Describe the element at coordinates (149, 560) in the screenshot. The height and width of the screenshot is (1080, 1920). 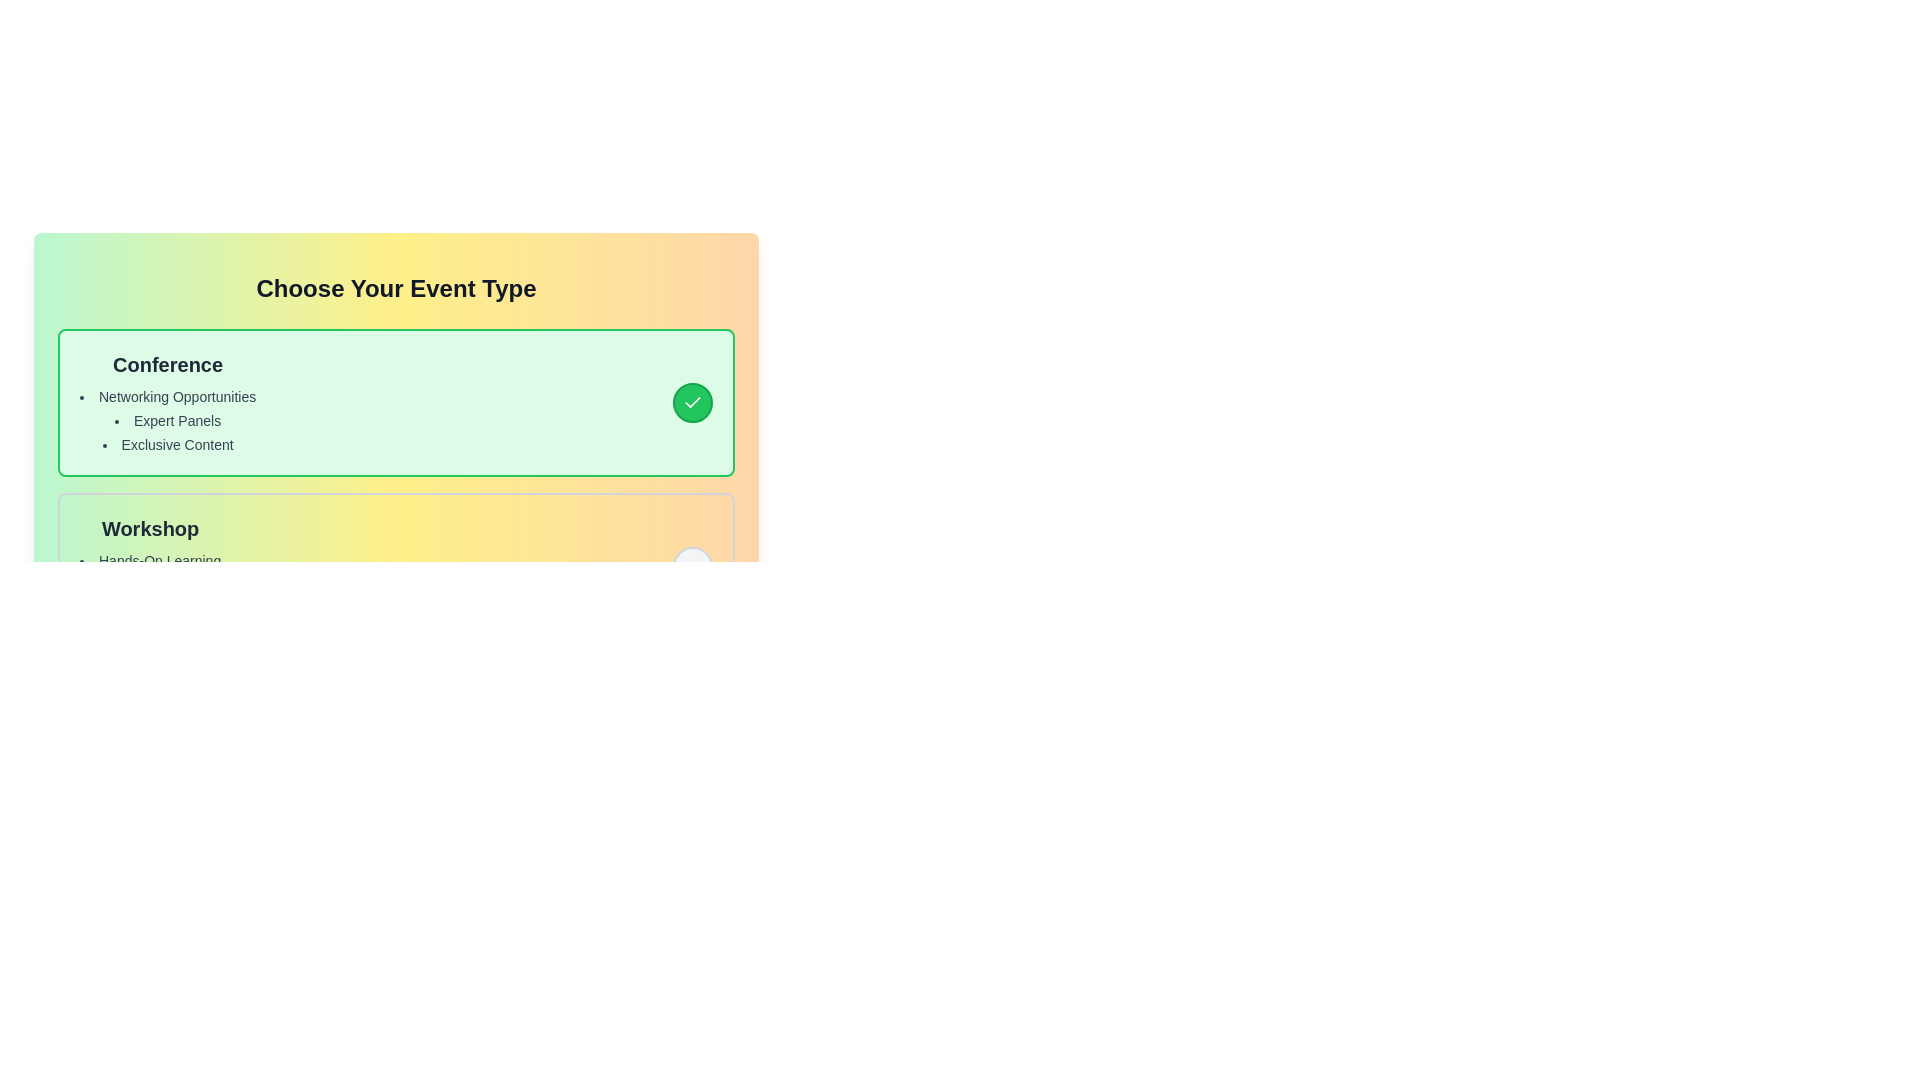
I see `the text element displaying 'Hands-On Learning' in the bulleted list under the 'Workshop' section` at that location.